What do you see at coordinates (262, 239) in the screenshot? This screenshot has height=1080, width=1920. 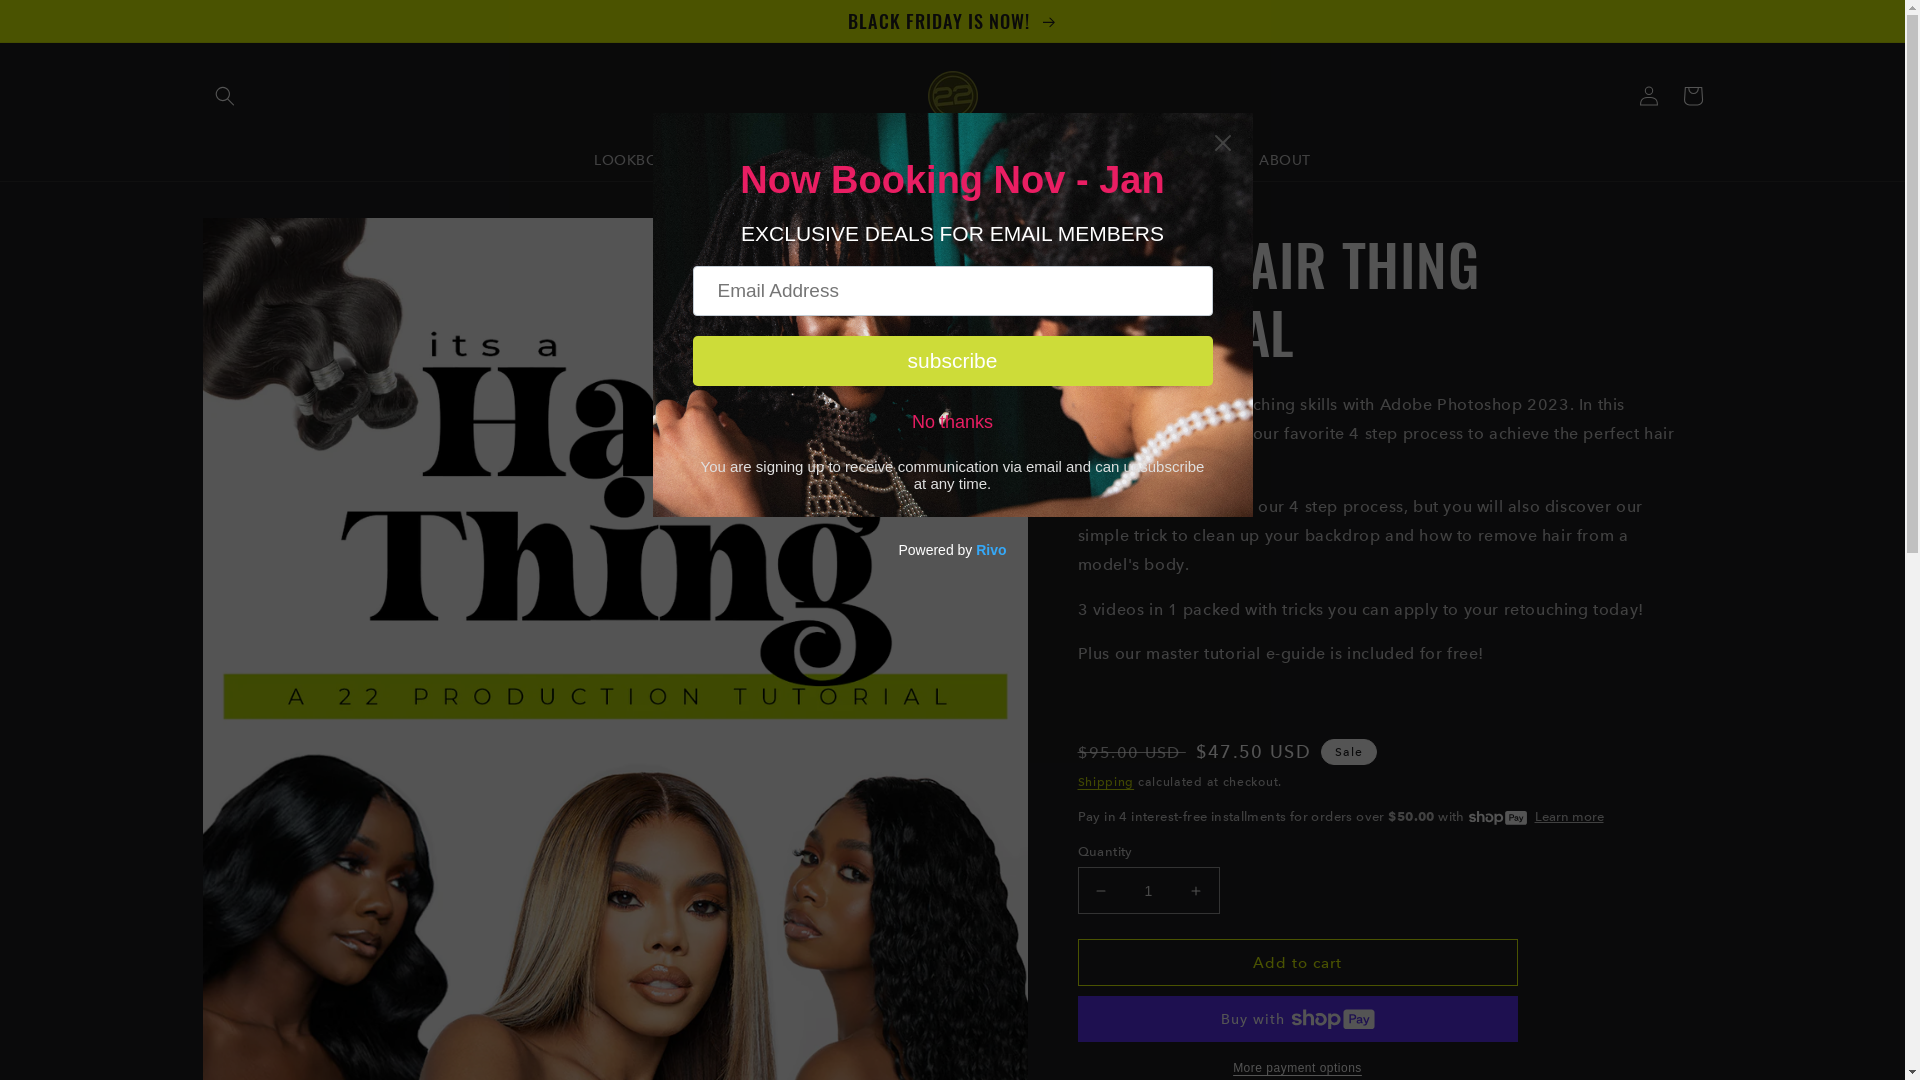 I see `'Skip to product information'` at bounding box center [262, 239].